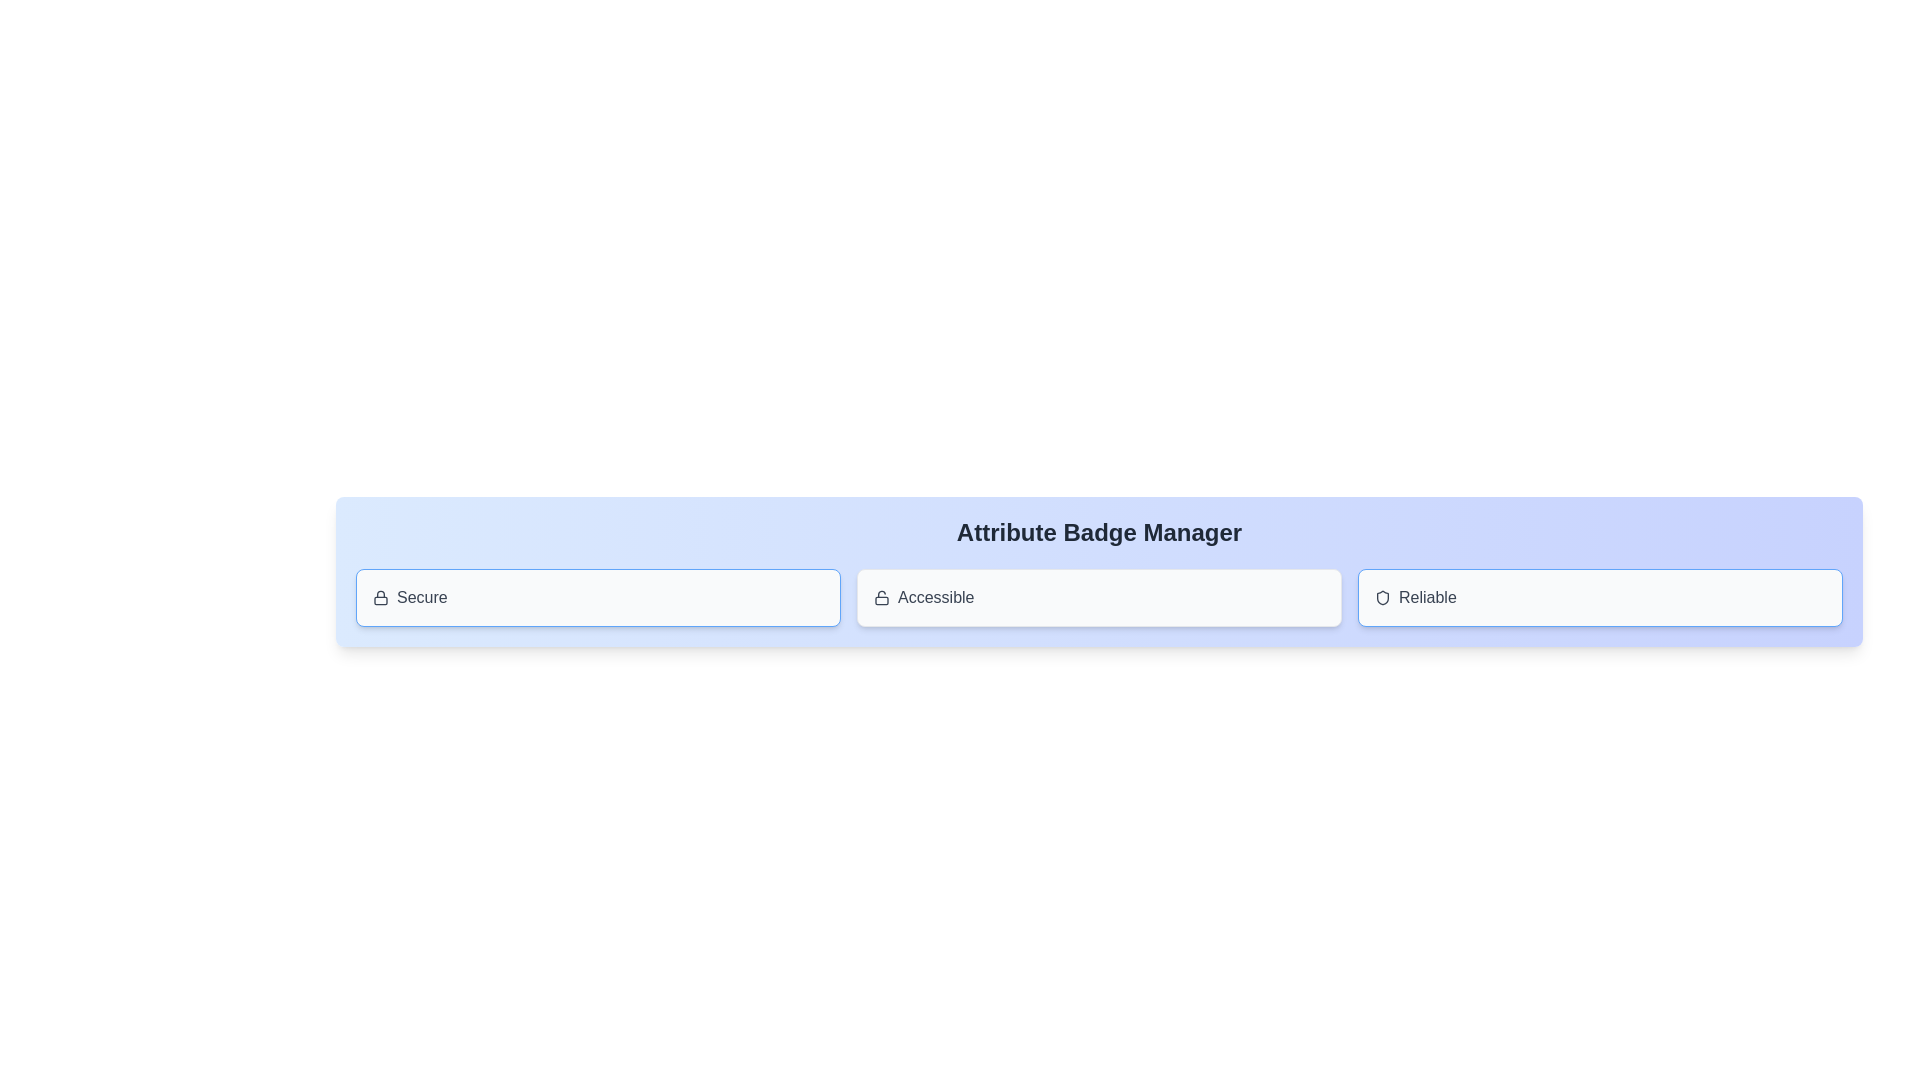 This screenshot has width=1920, height=1080. What do you see at coordinates (597, 596) in the screenshot?
I see `the attribute badge labeled Secure to observe the hover effect` at bounding box center [597, 596].